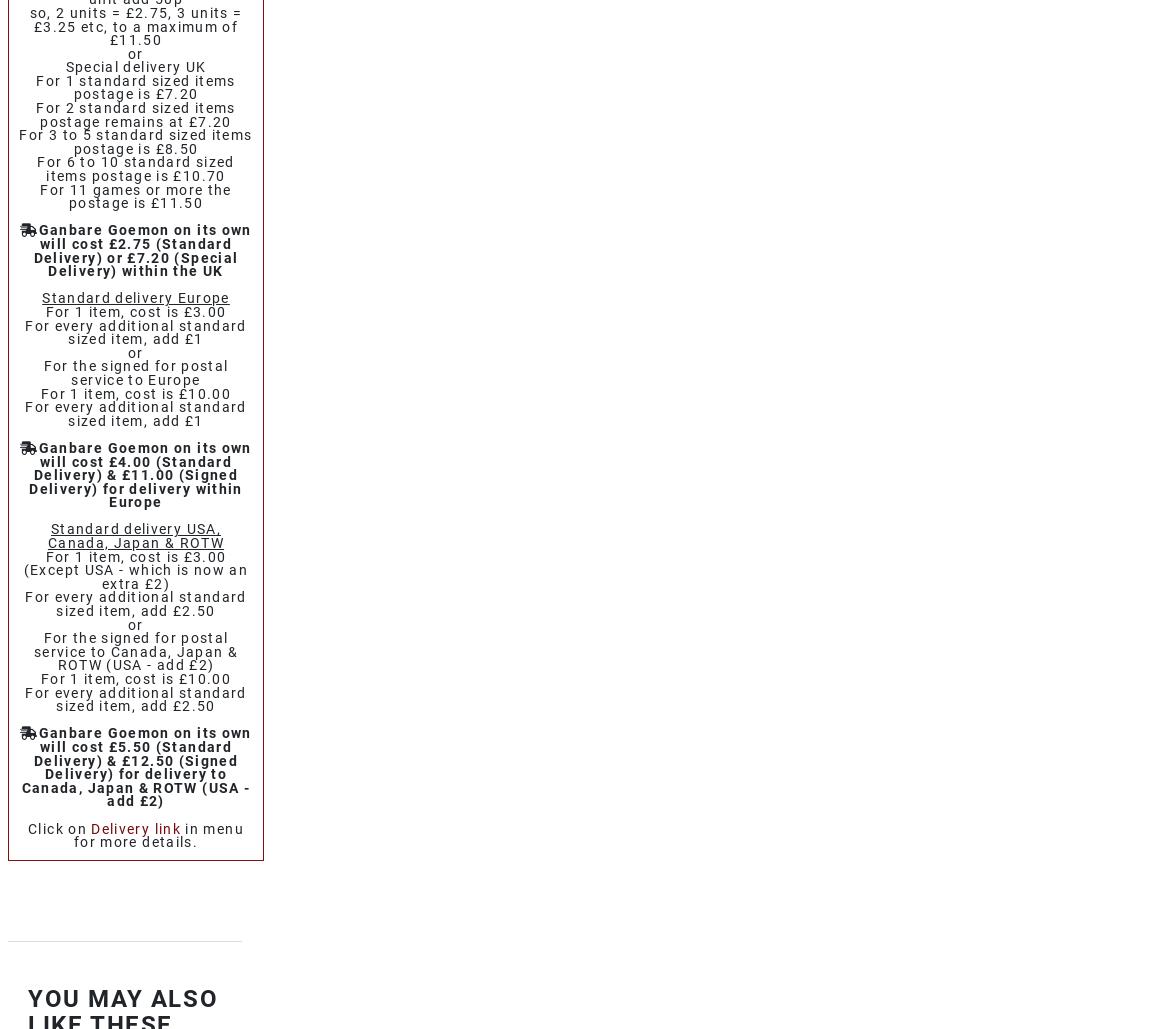 The height and width of the screenshot is (1029, 1176). I want to click on 'Search By Publisher', so click(145, 416).